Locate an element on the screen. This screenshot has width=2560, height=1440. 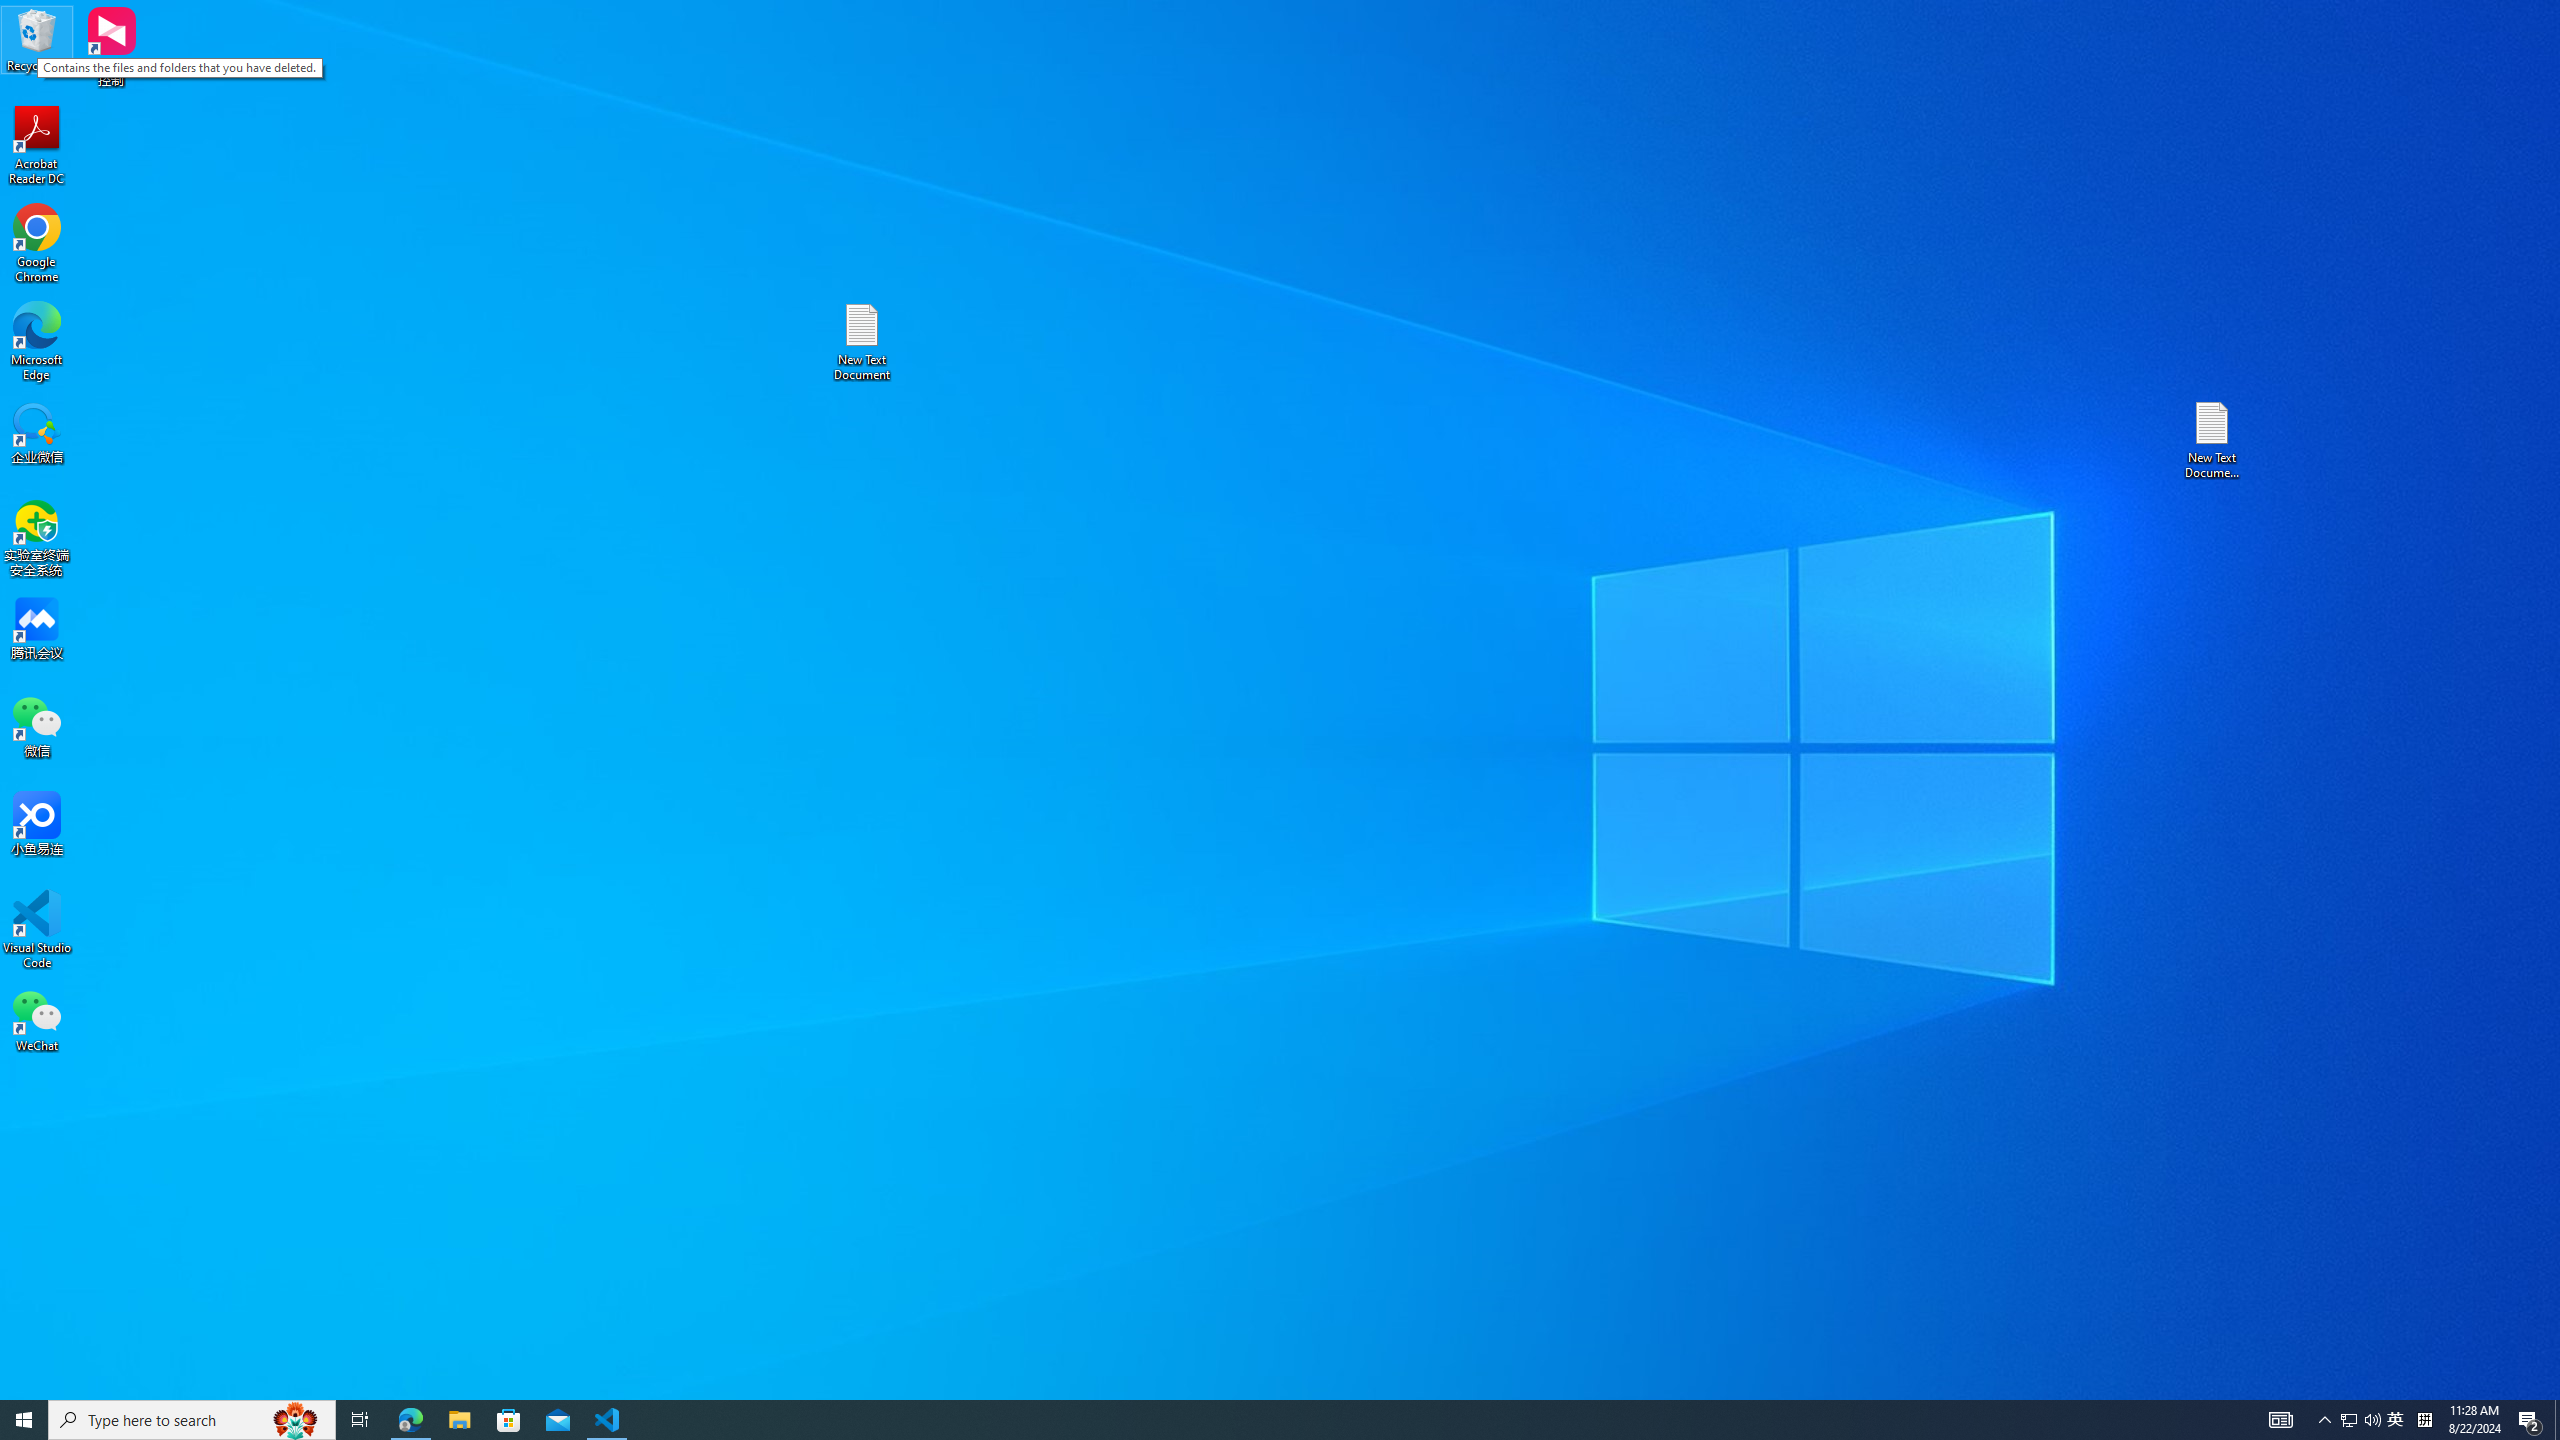
'File Explorer' is located at coordinates (458, 1418).